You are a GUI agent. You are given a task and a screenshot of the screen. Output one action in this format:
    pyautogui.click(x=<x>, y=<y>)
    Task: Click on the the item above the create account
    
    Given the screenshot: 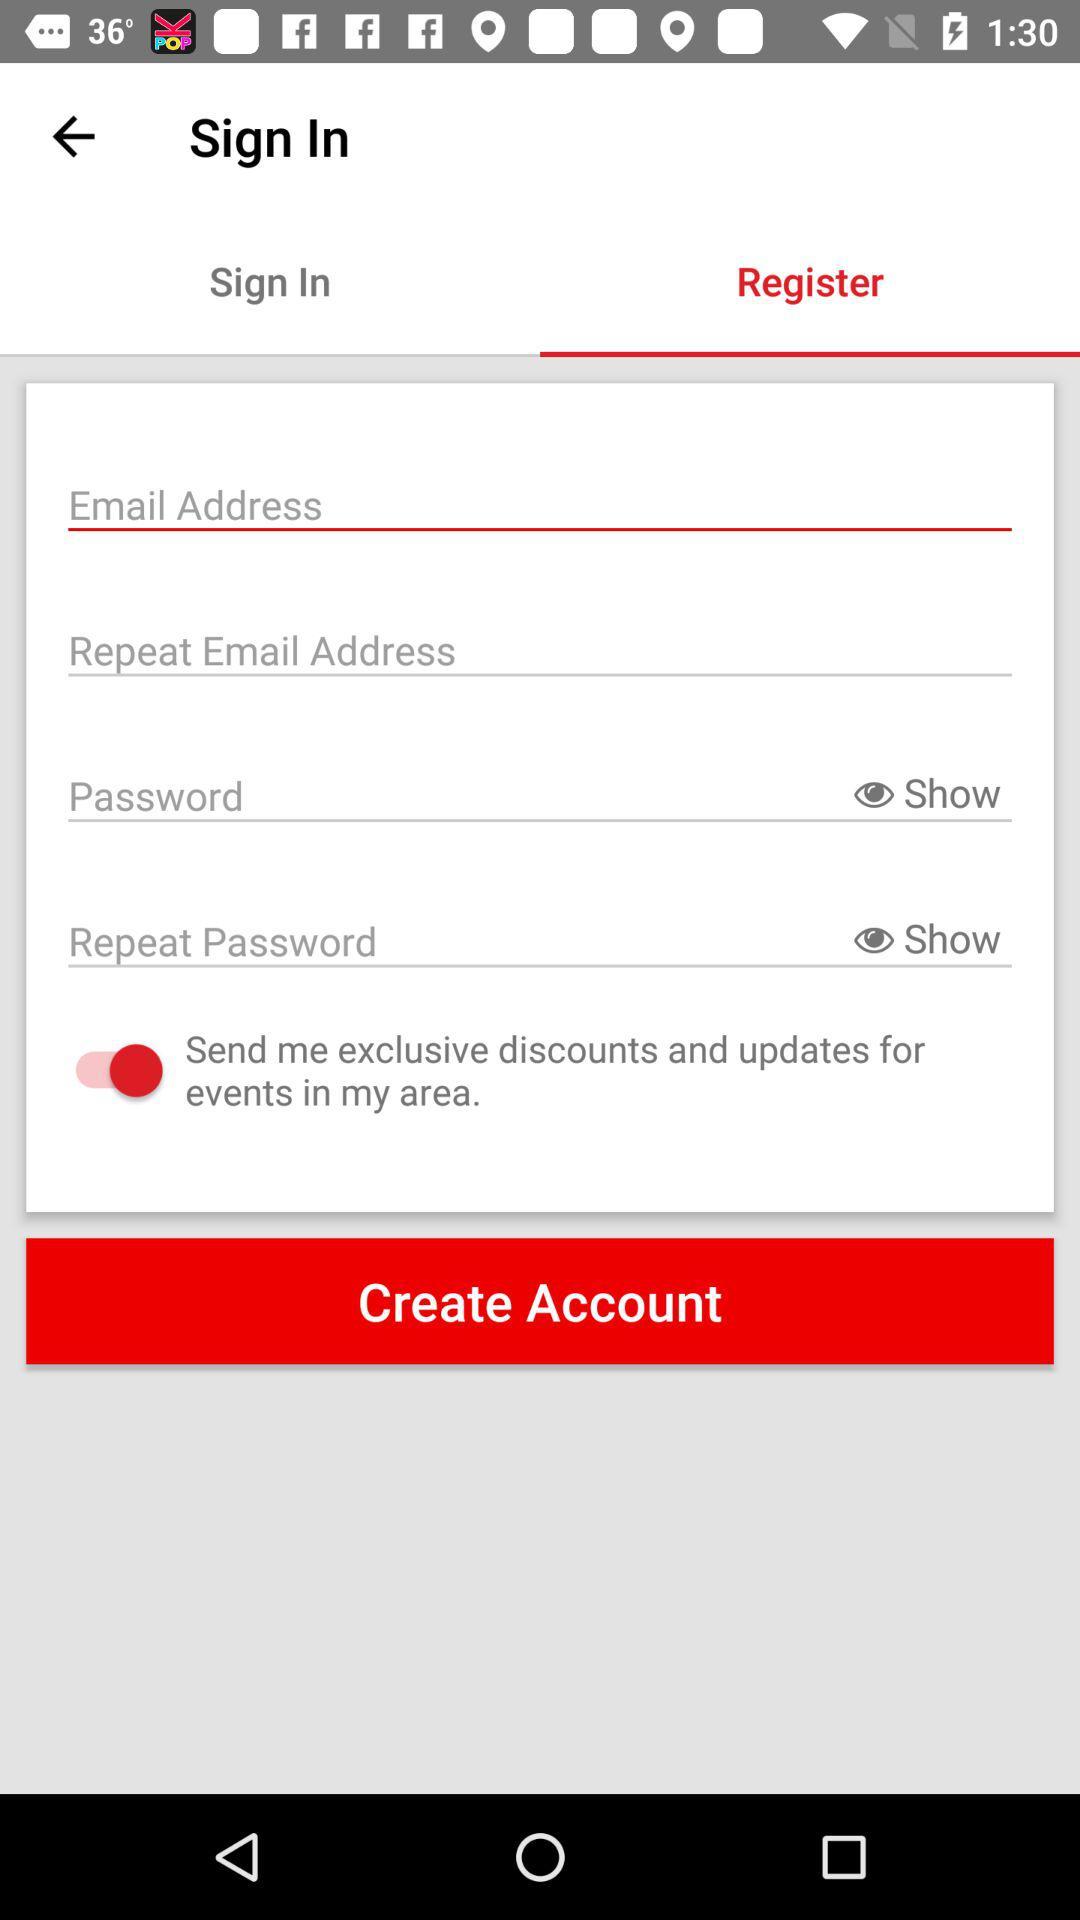 What is the action you would take?
    pyautogui.click(x=99, y=1069)
    